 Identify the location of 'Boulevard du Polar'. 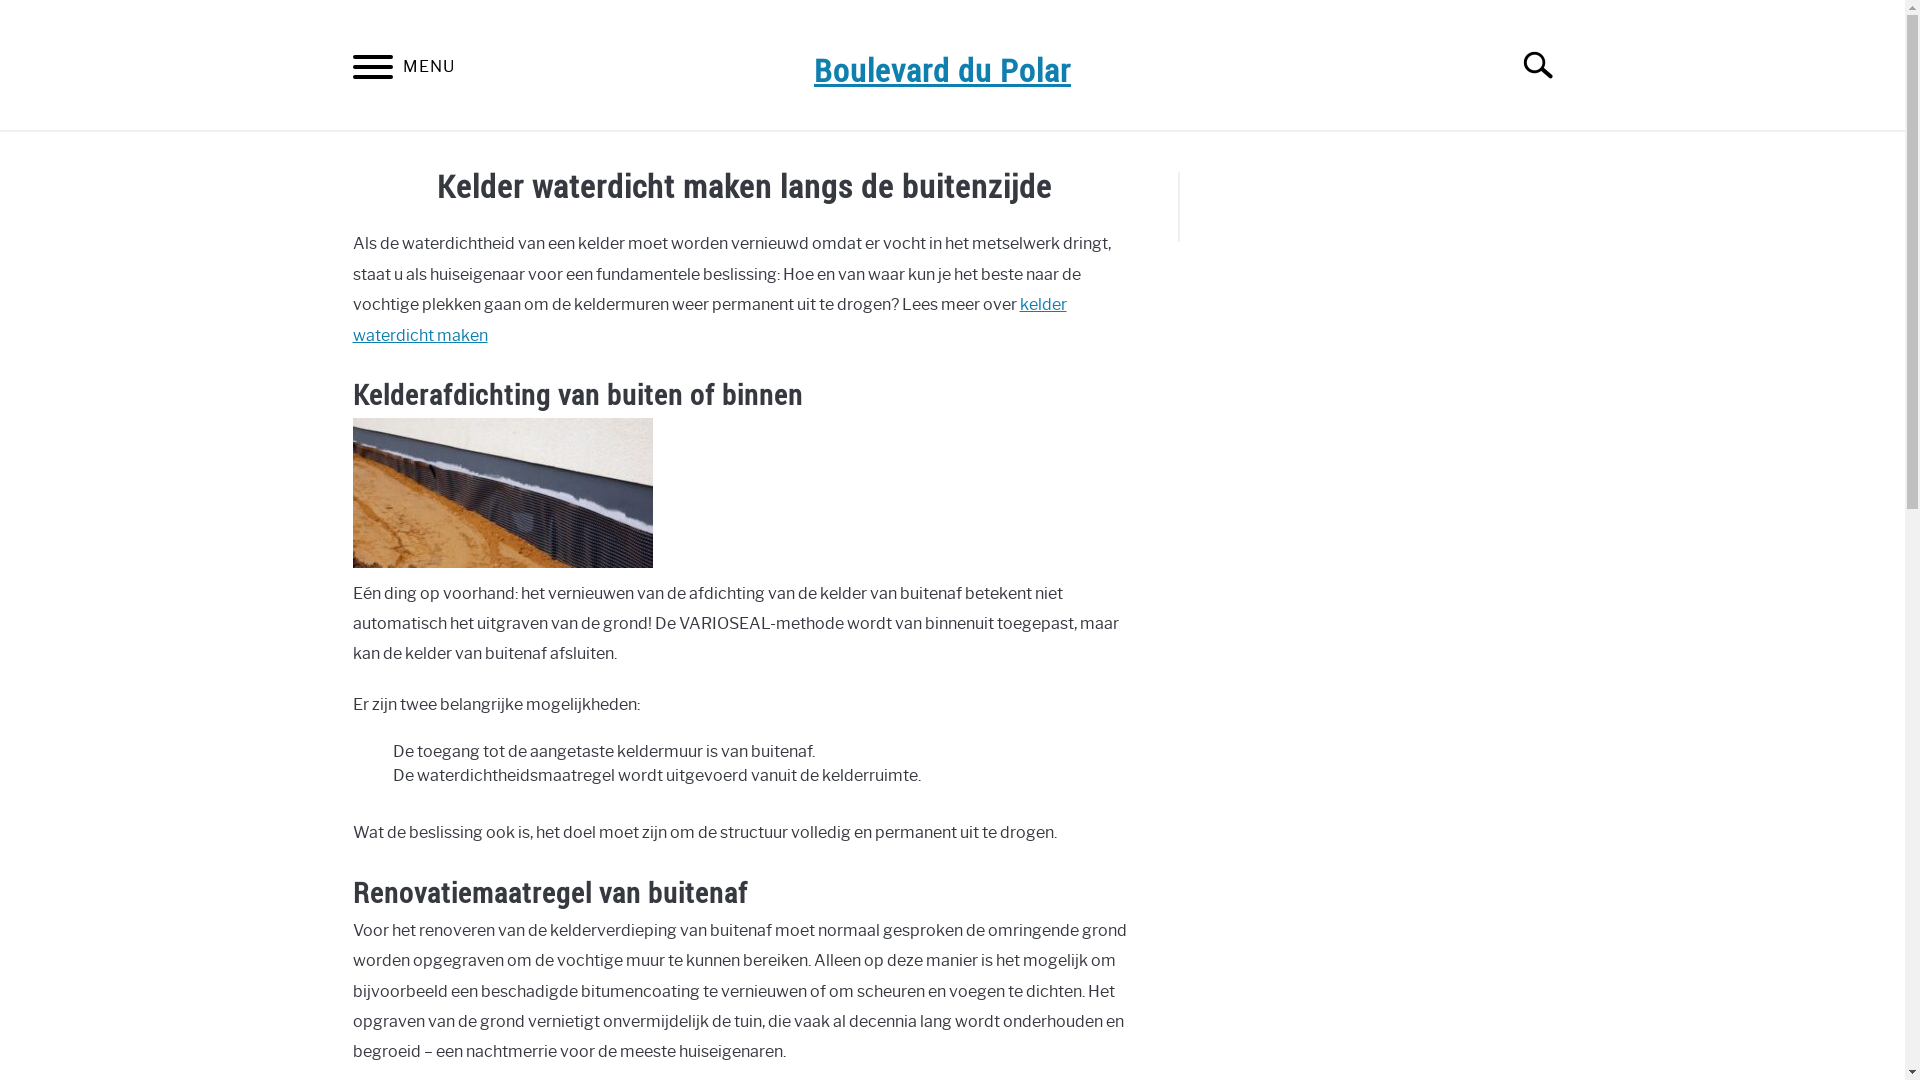
(941, 68).